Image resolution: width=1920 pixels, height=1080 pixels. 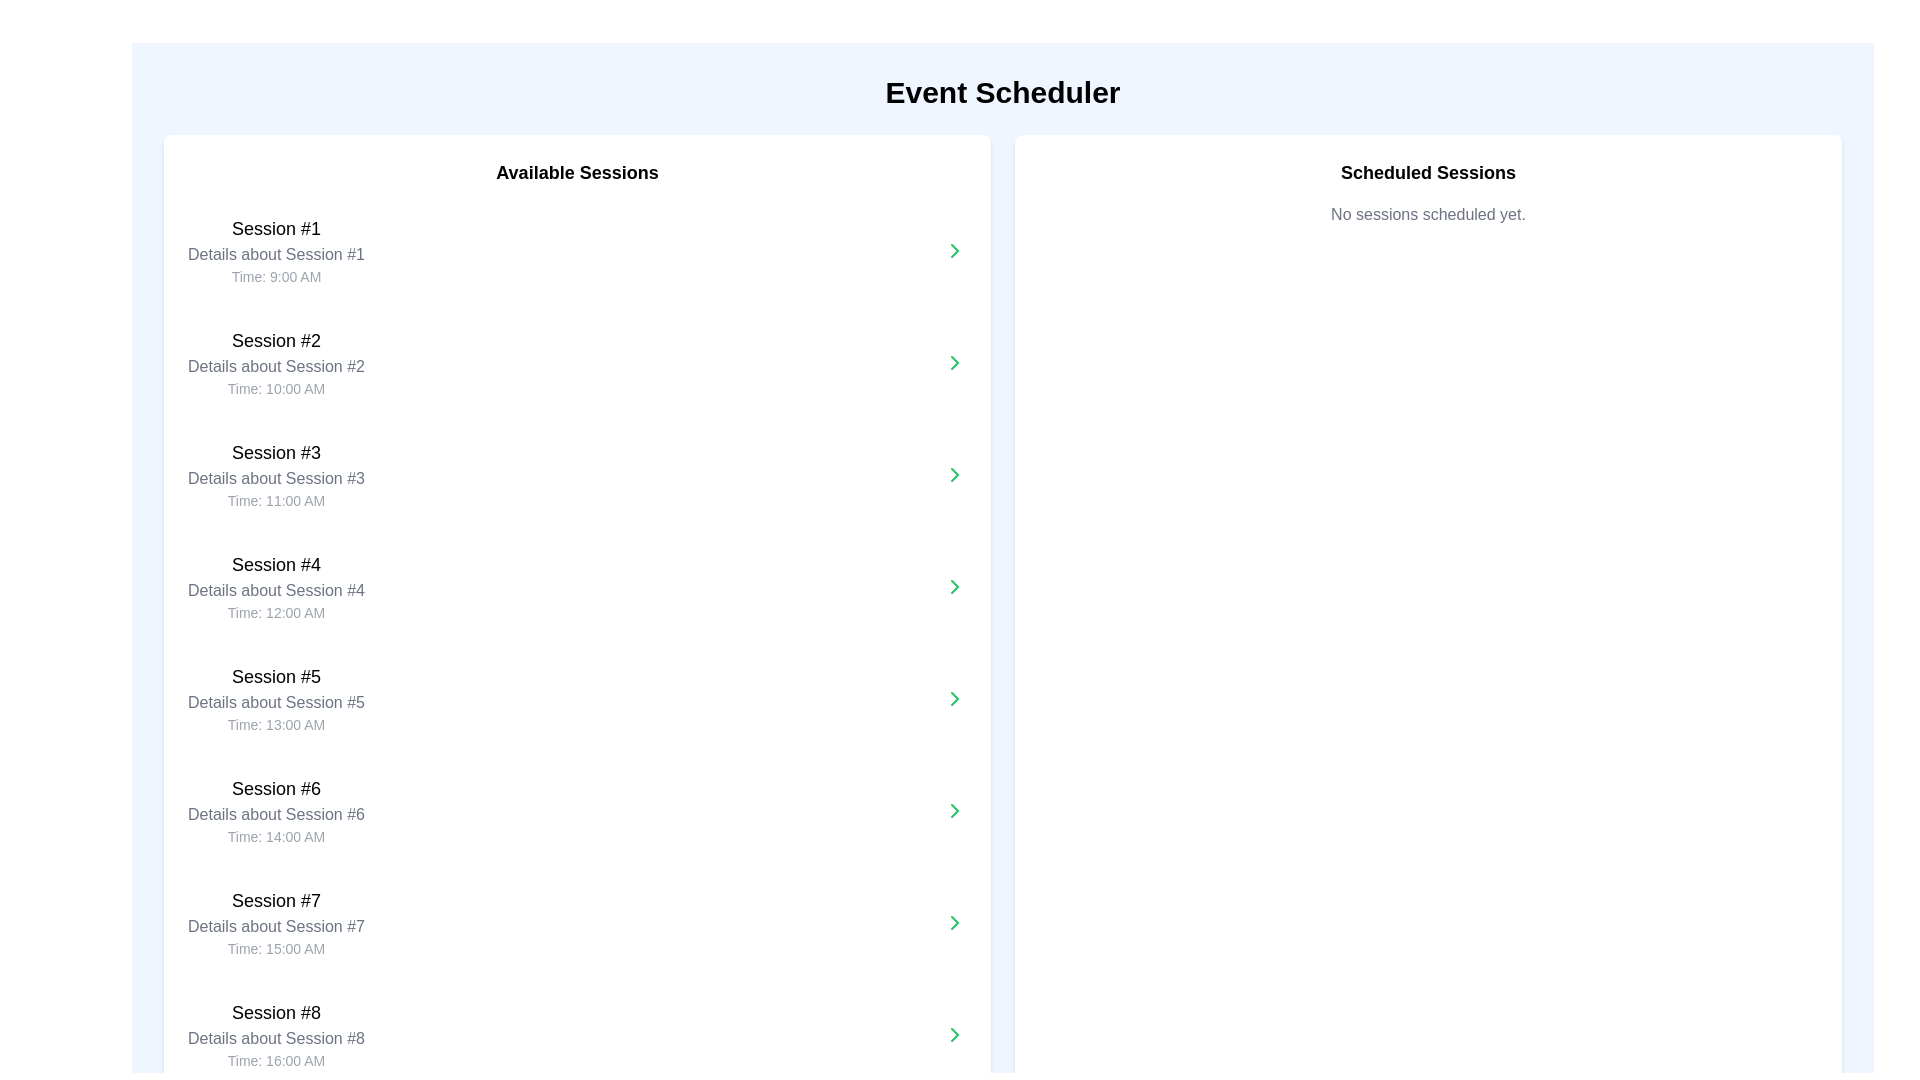 What do you see at coordinates (275, 366) in the screenshot?
I see `descriptive text element providing supplementary information about 'Session #2', which is located in the left panel titled 'Available Sessions', immediately below the 'Session #2' title` at bounding box center [275, 366].